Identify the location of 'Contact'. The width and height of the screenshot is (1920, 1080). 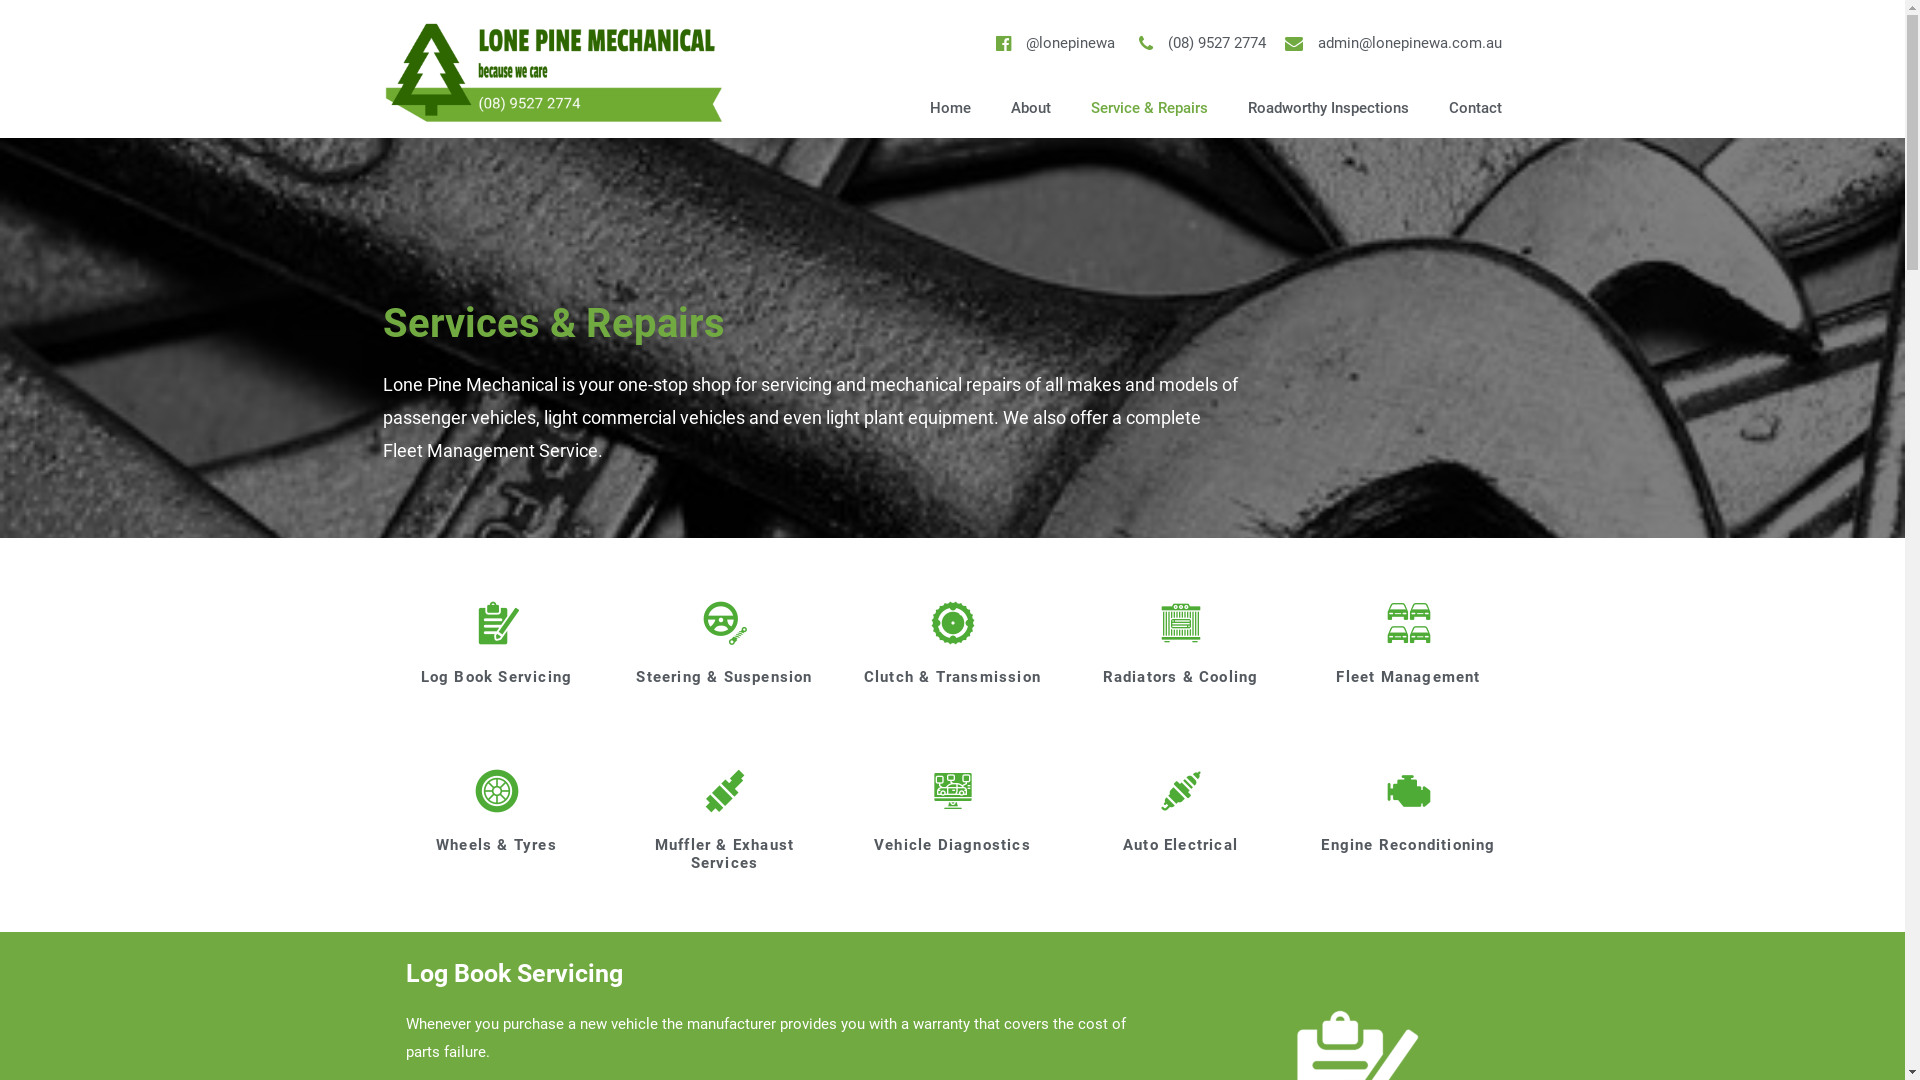
(1475, 108).